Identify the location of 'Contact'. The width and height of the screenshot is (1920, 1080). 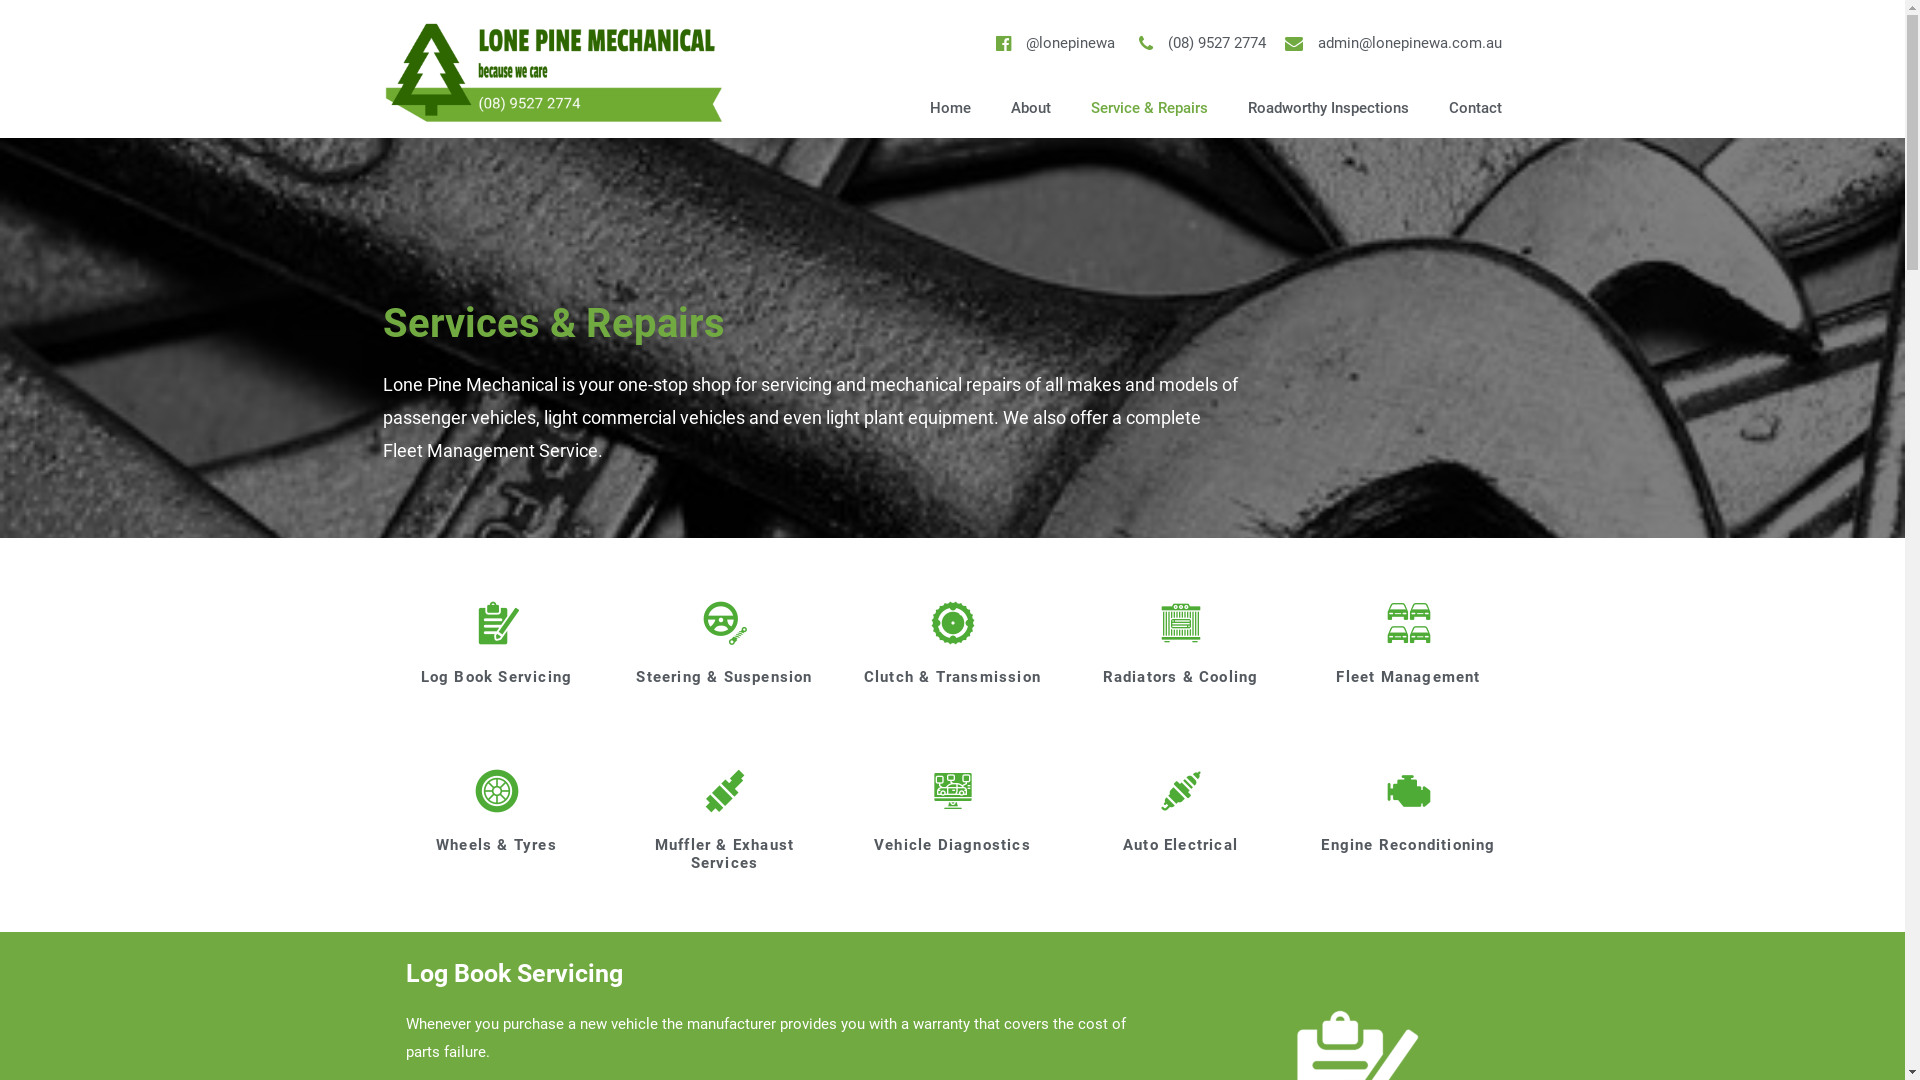
(1475, 108).